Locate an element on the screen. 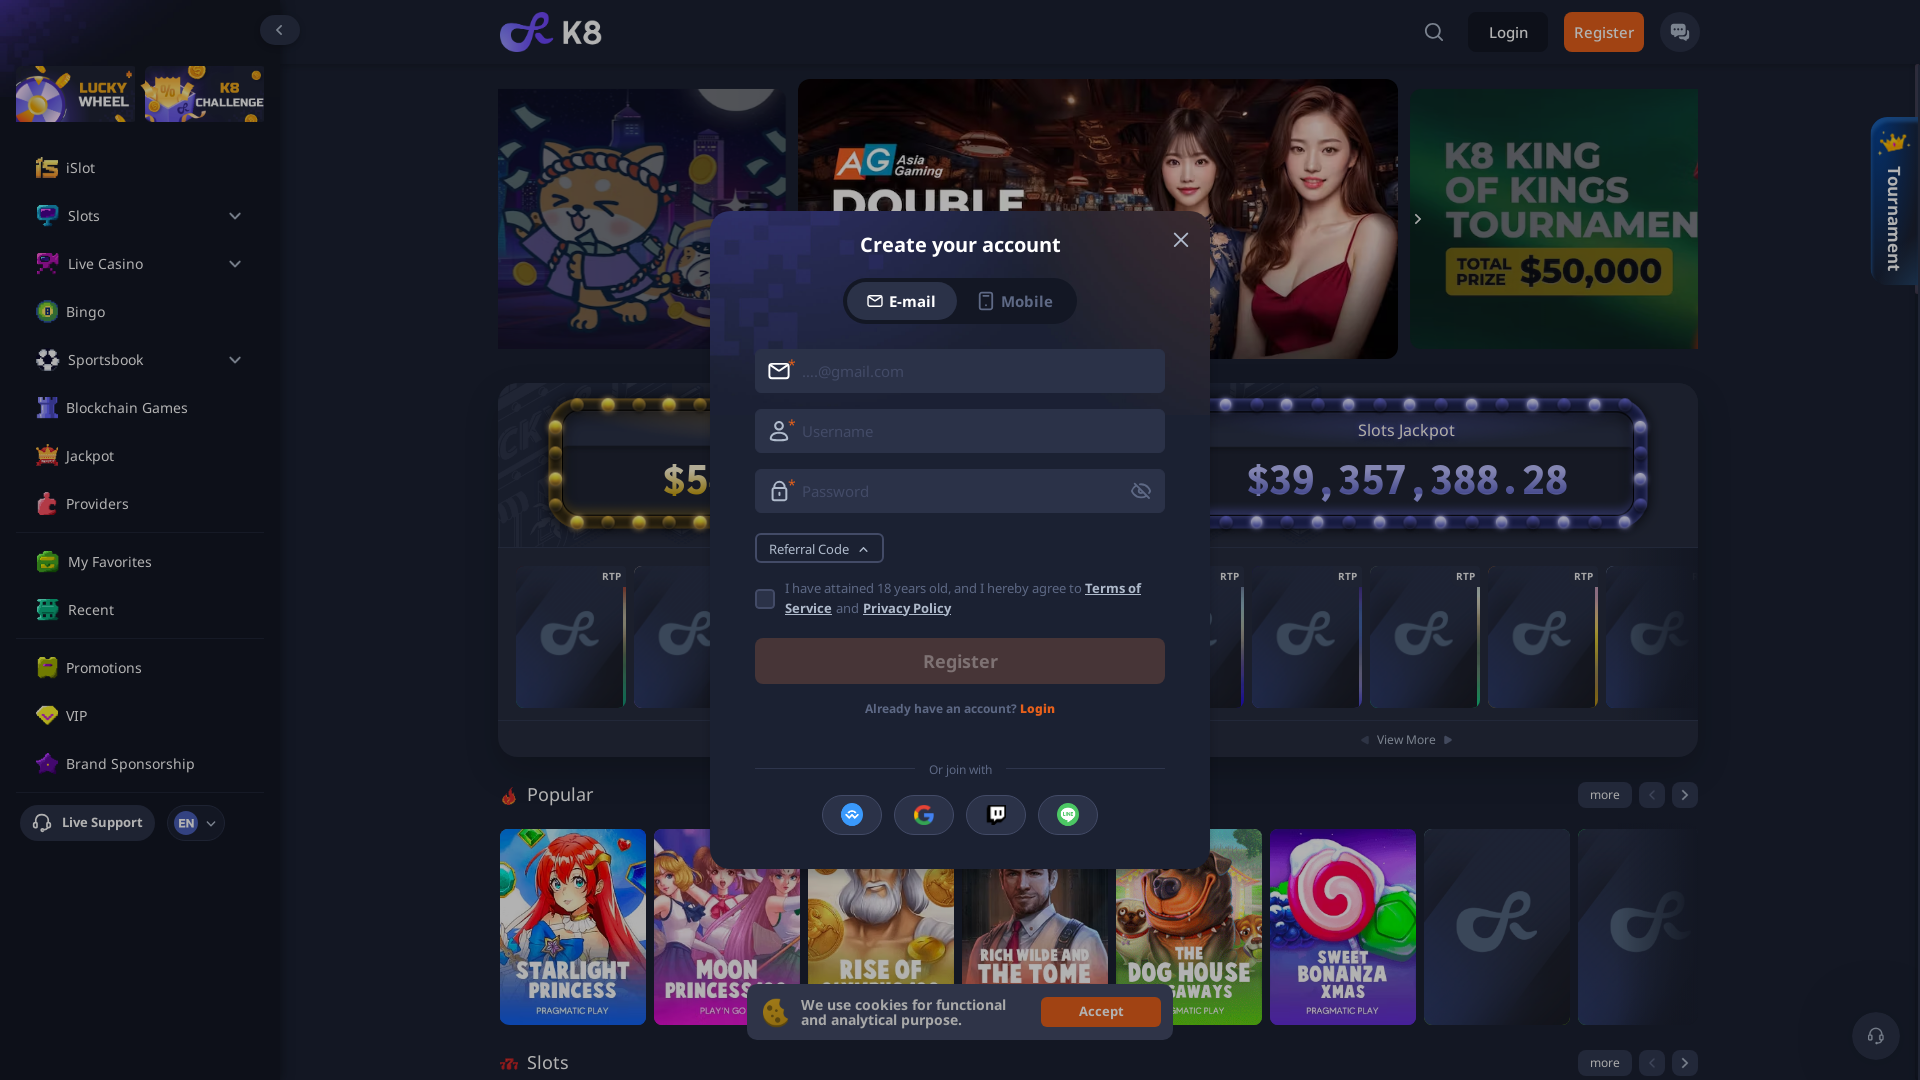 The height and width of the screenshot is (1080, 1920). 'Register' is located at coordinates (960, 660).